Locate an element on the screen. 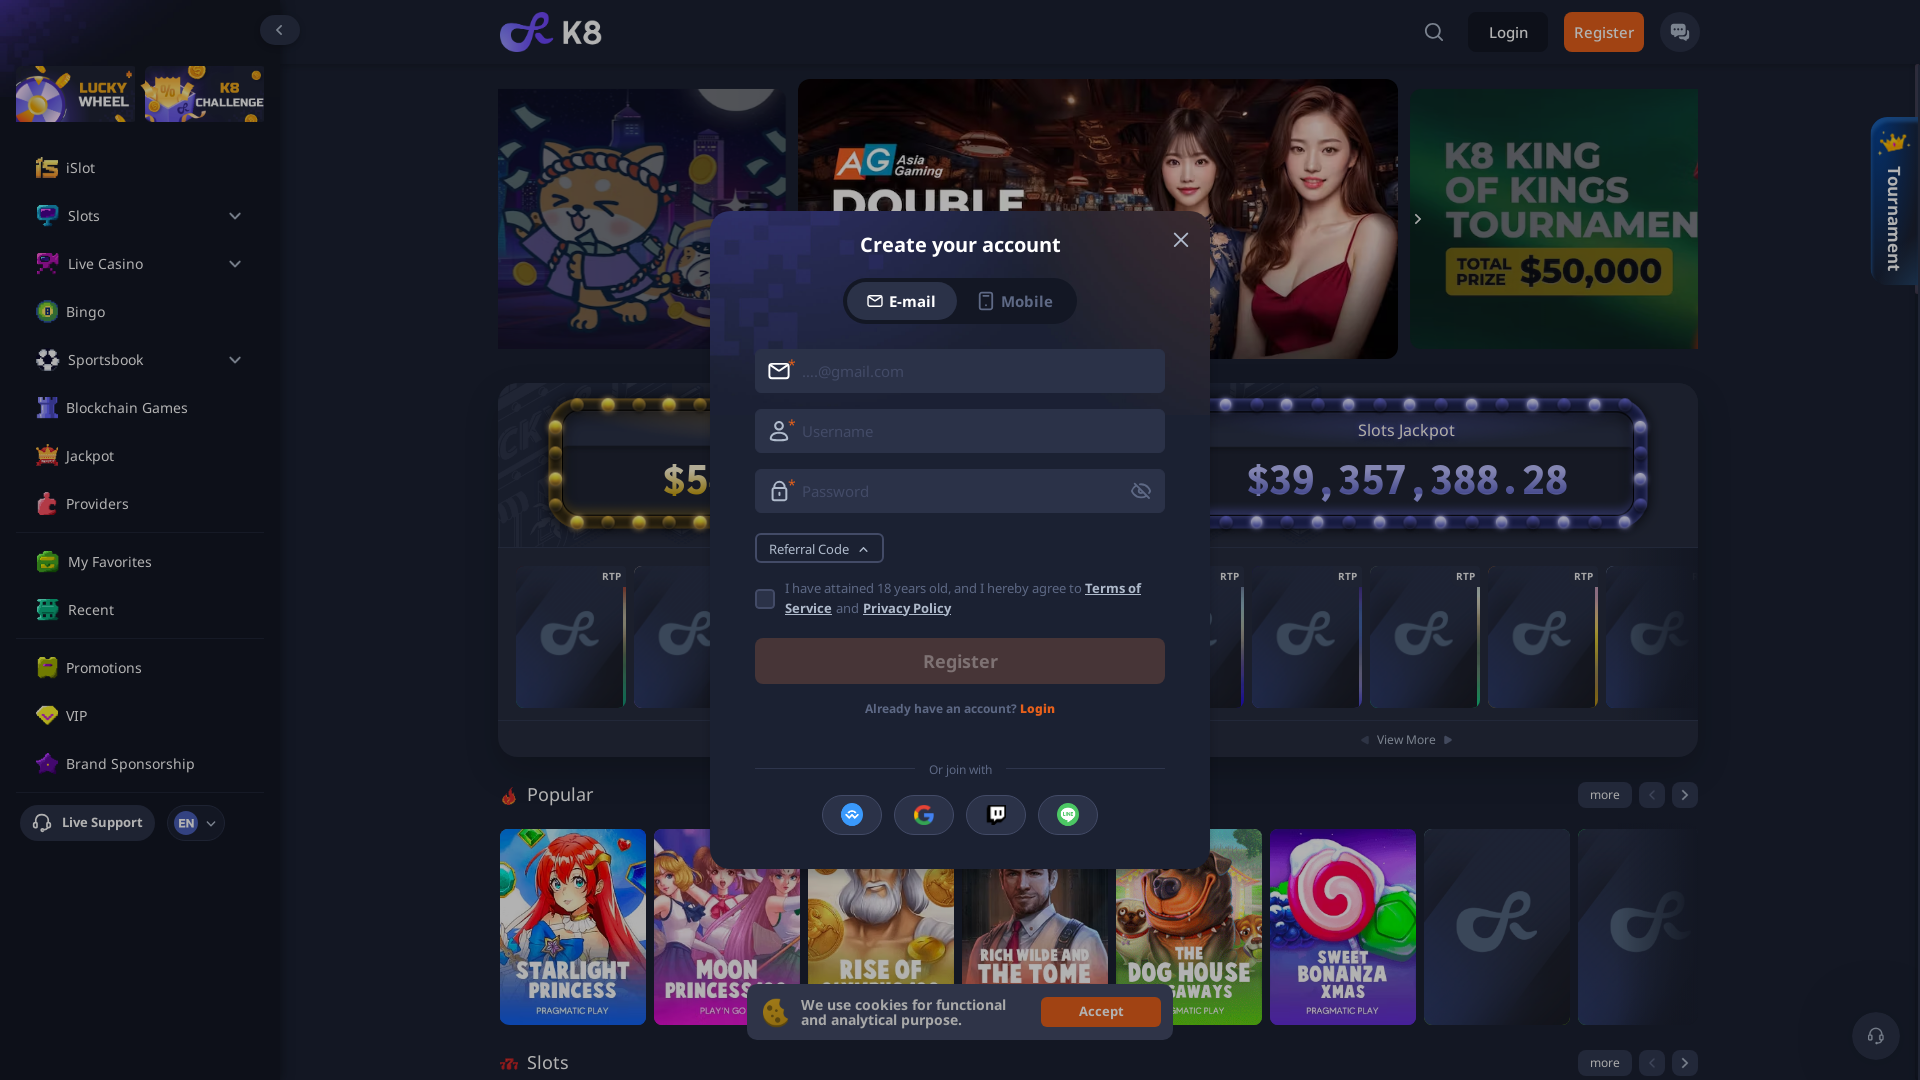 The height and width of the screenshot is (1080, 1920). 'Register' is located at coordinates (960, 660).